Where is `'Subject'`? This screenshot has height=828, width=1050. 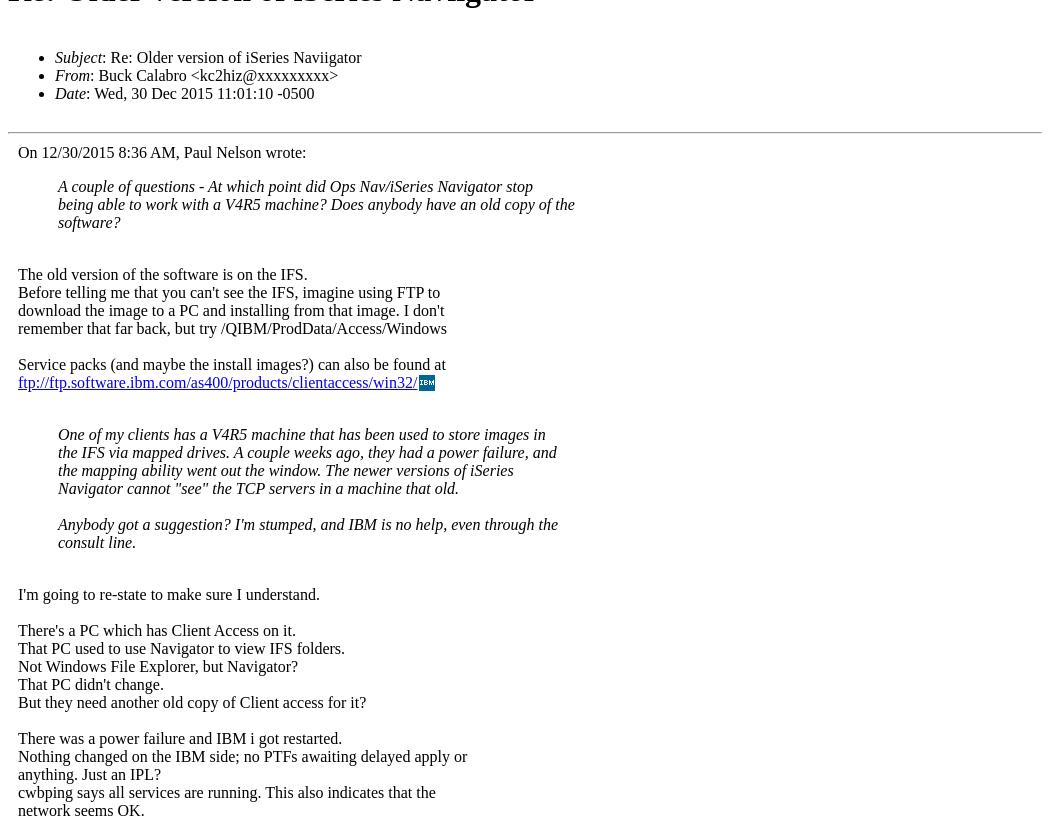
'Subject' is located at coordinates (78, 56).